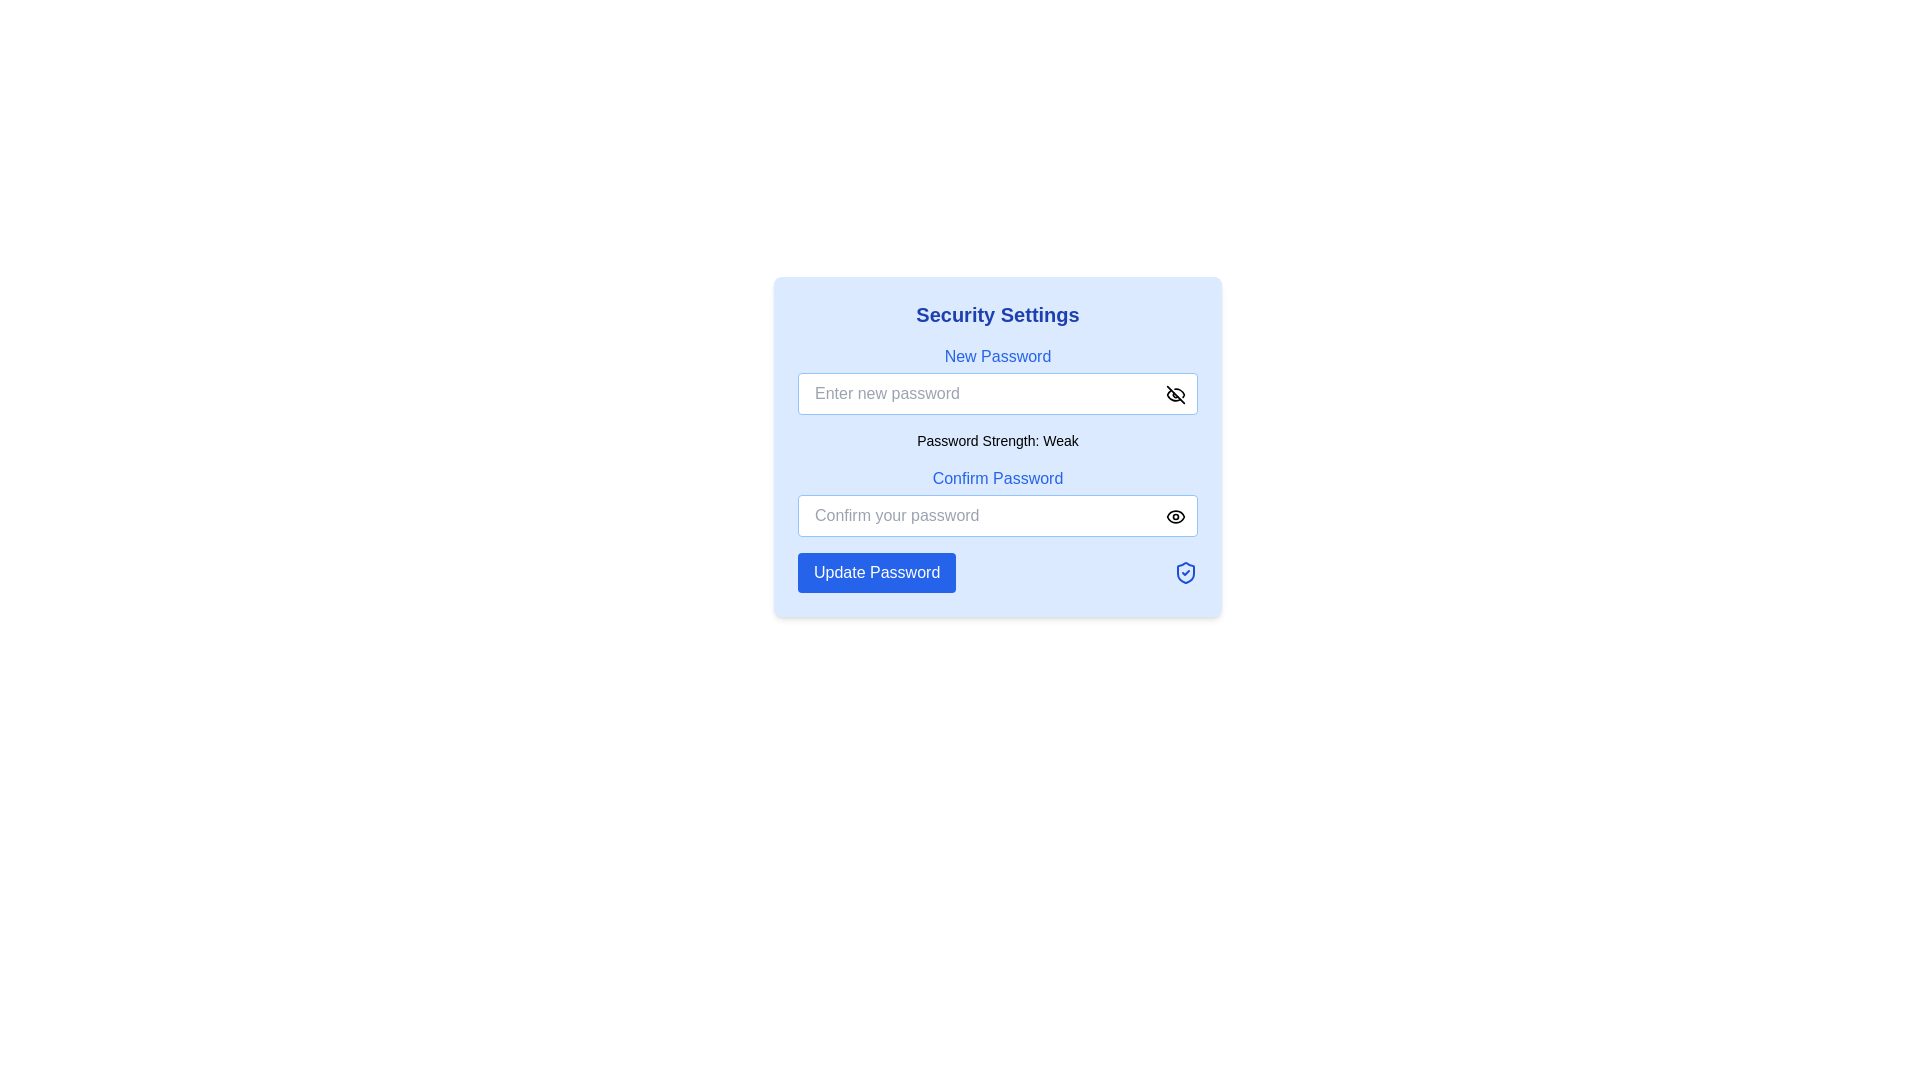 Image resolution: width=1920 pixels, height=1080 pixels. I want to click on the small icon button shaped like an 'eye with a slash' symbol, located immediately to the right of the 'Enter new password' input field, so click(1176, 394).